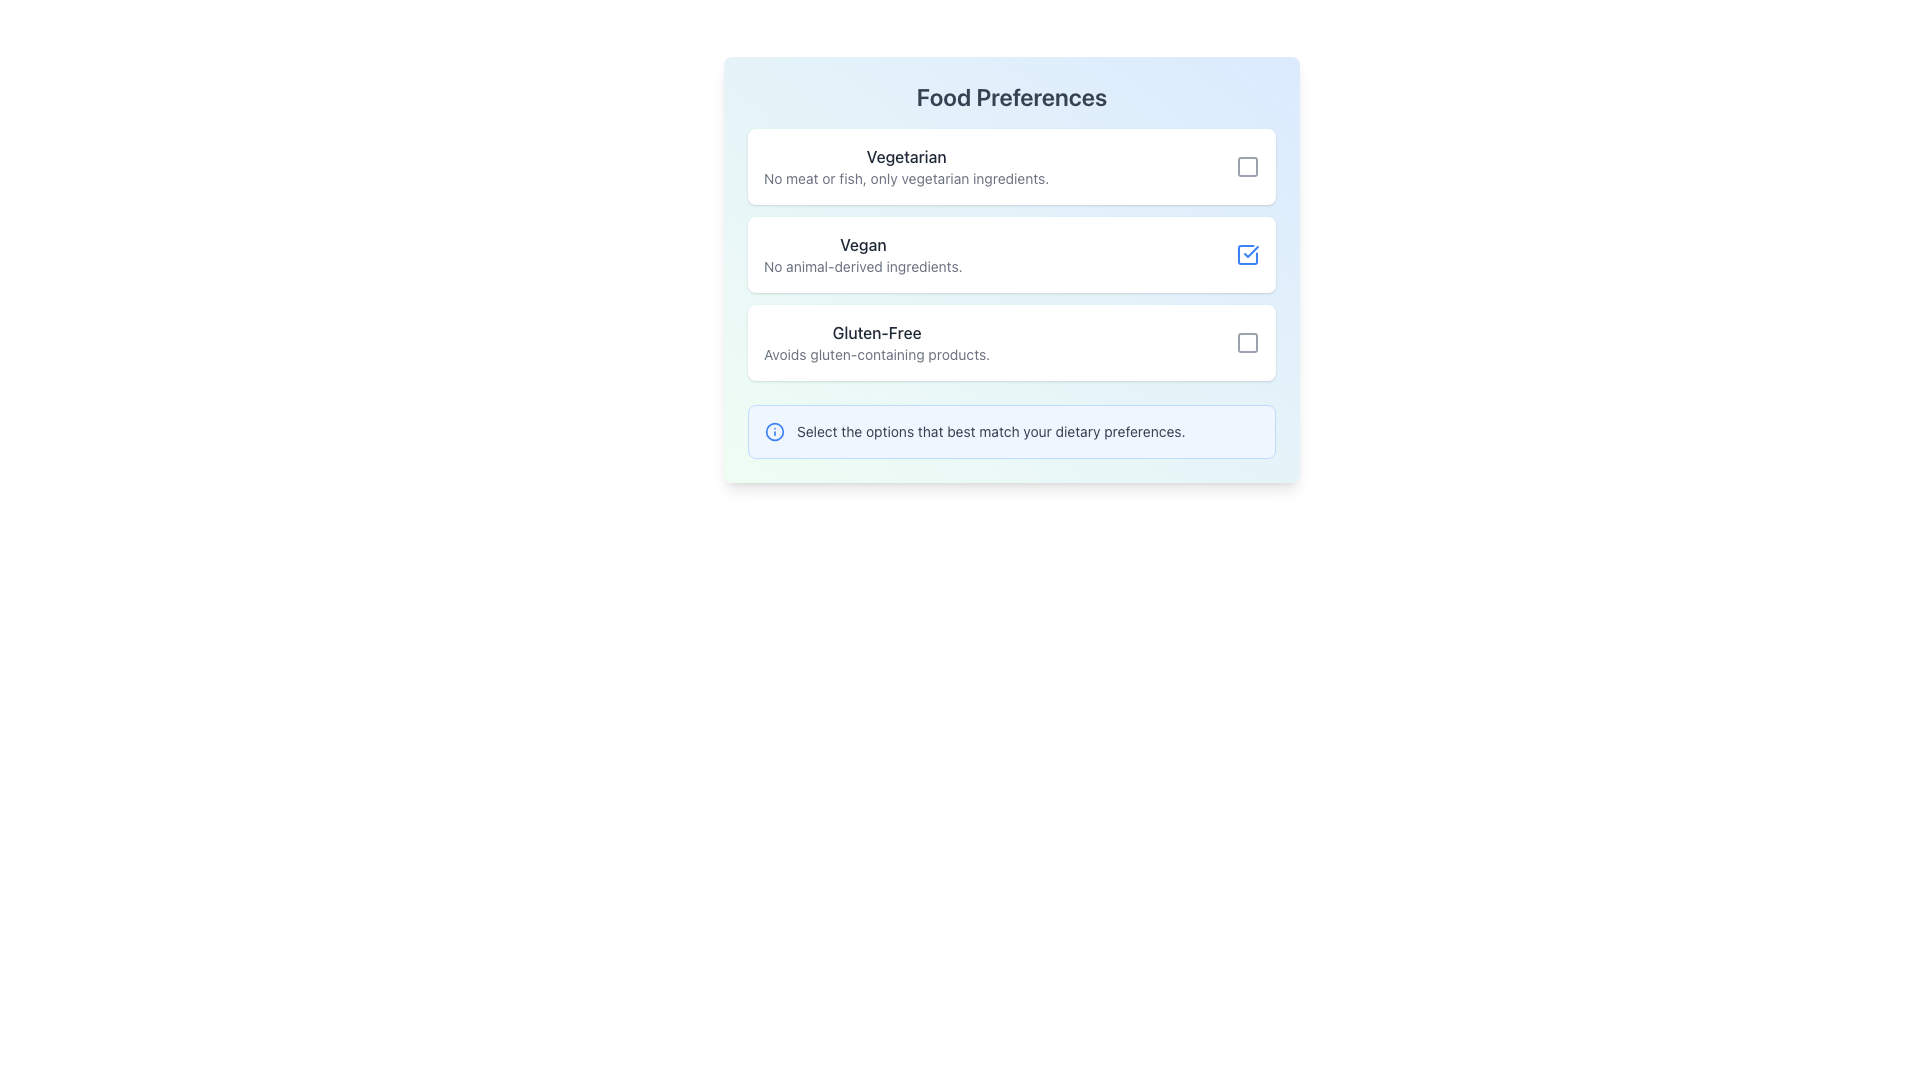  What do you see at coordinates (877, 342) in the screenshot?
I see `the 'Gluten-Free' dietary preference text display located in the third entry of the vertically stacked list, positioned between 'Vegan' and additional information` at bounding box center [877, 342].